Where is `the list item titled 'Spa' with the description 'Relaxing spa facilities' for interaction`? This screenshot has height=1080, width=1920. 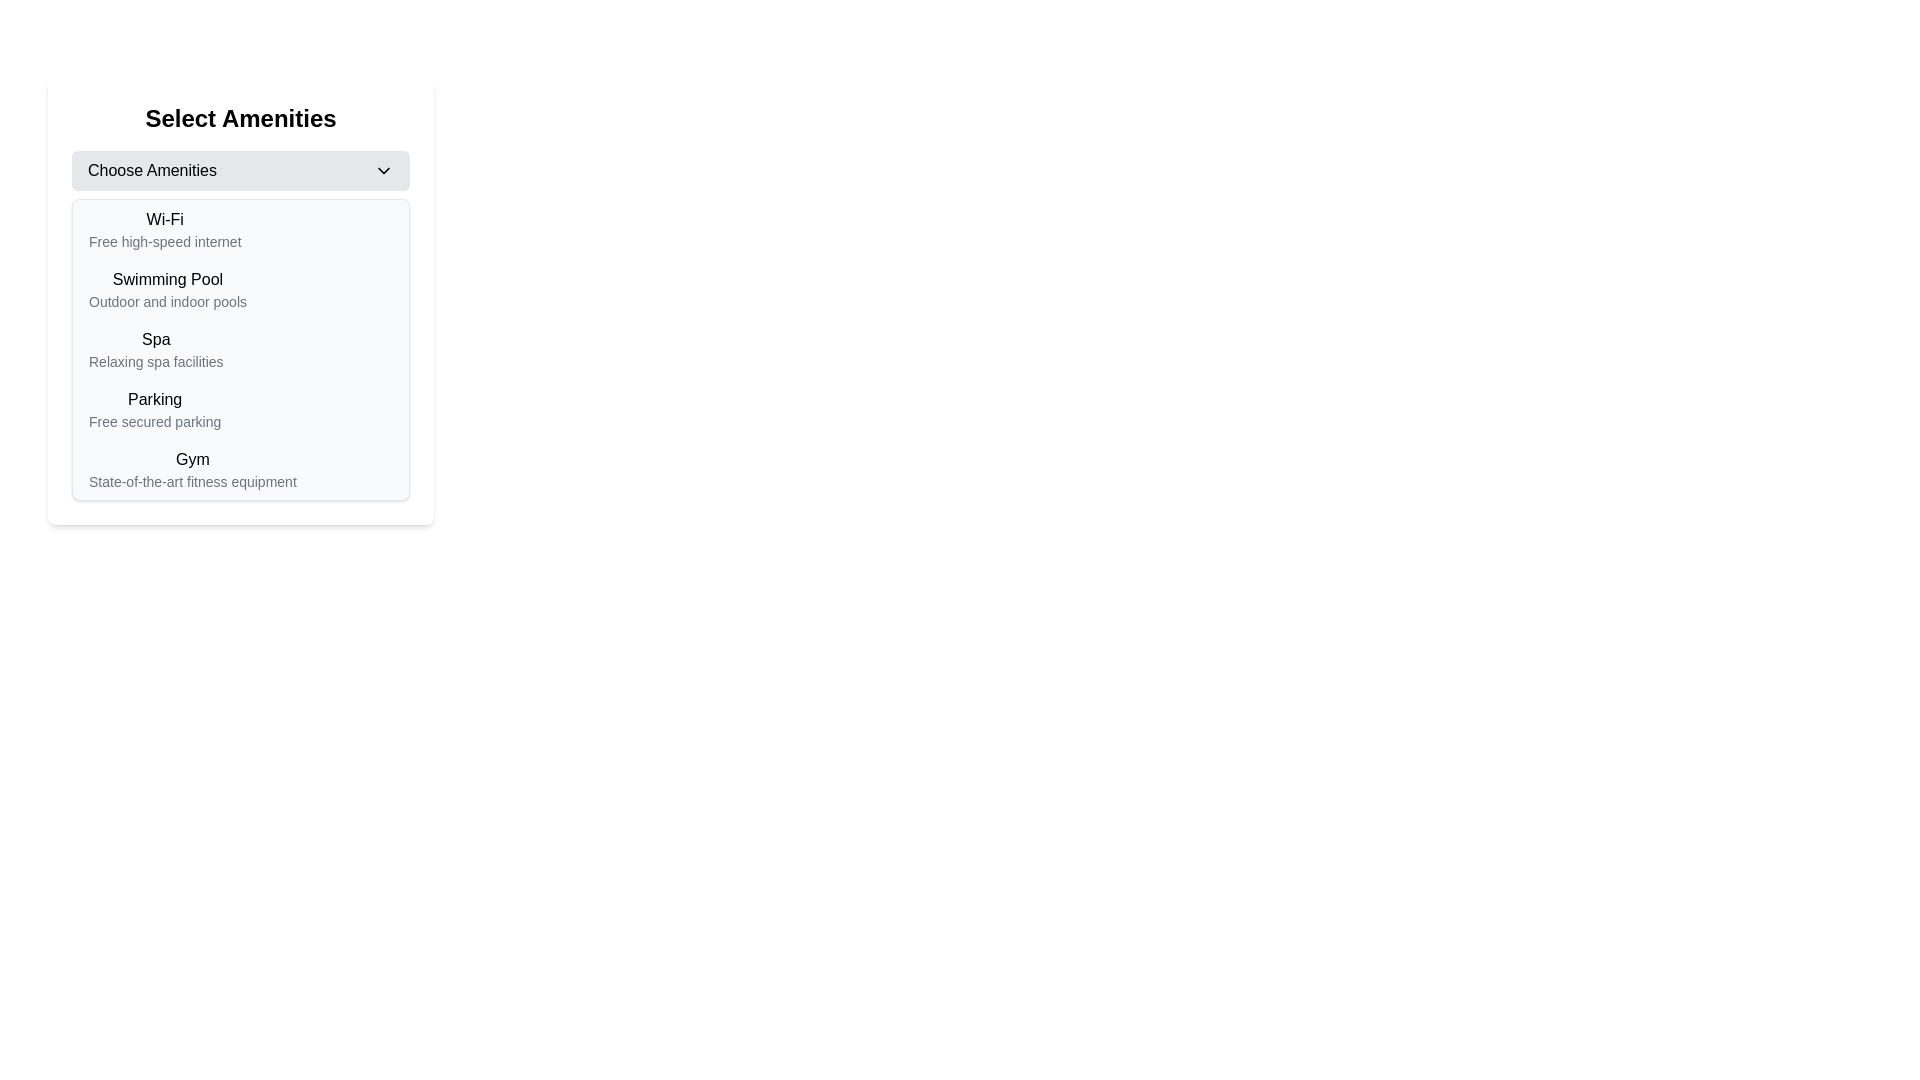 the list item titled 'Spa' with the description 'Relaxing spa facilities' for interaction is located at coordinates (240, 349).